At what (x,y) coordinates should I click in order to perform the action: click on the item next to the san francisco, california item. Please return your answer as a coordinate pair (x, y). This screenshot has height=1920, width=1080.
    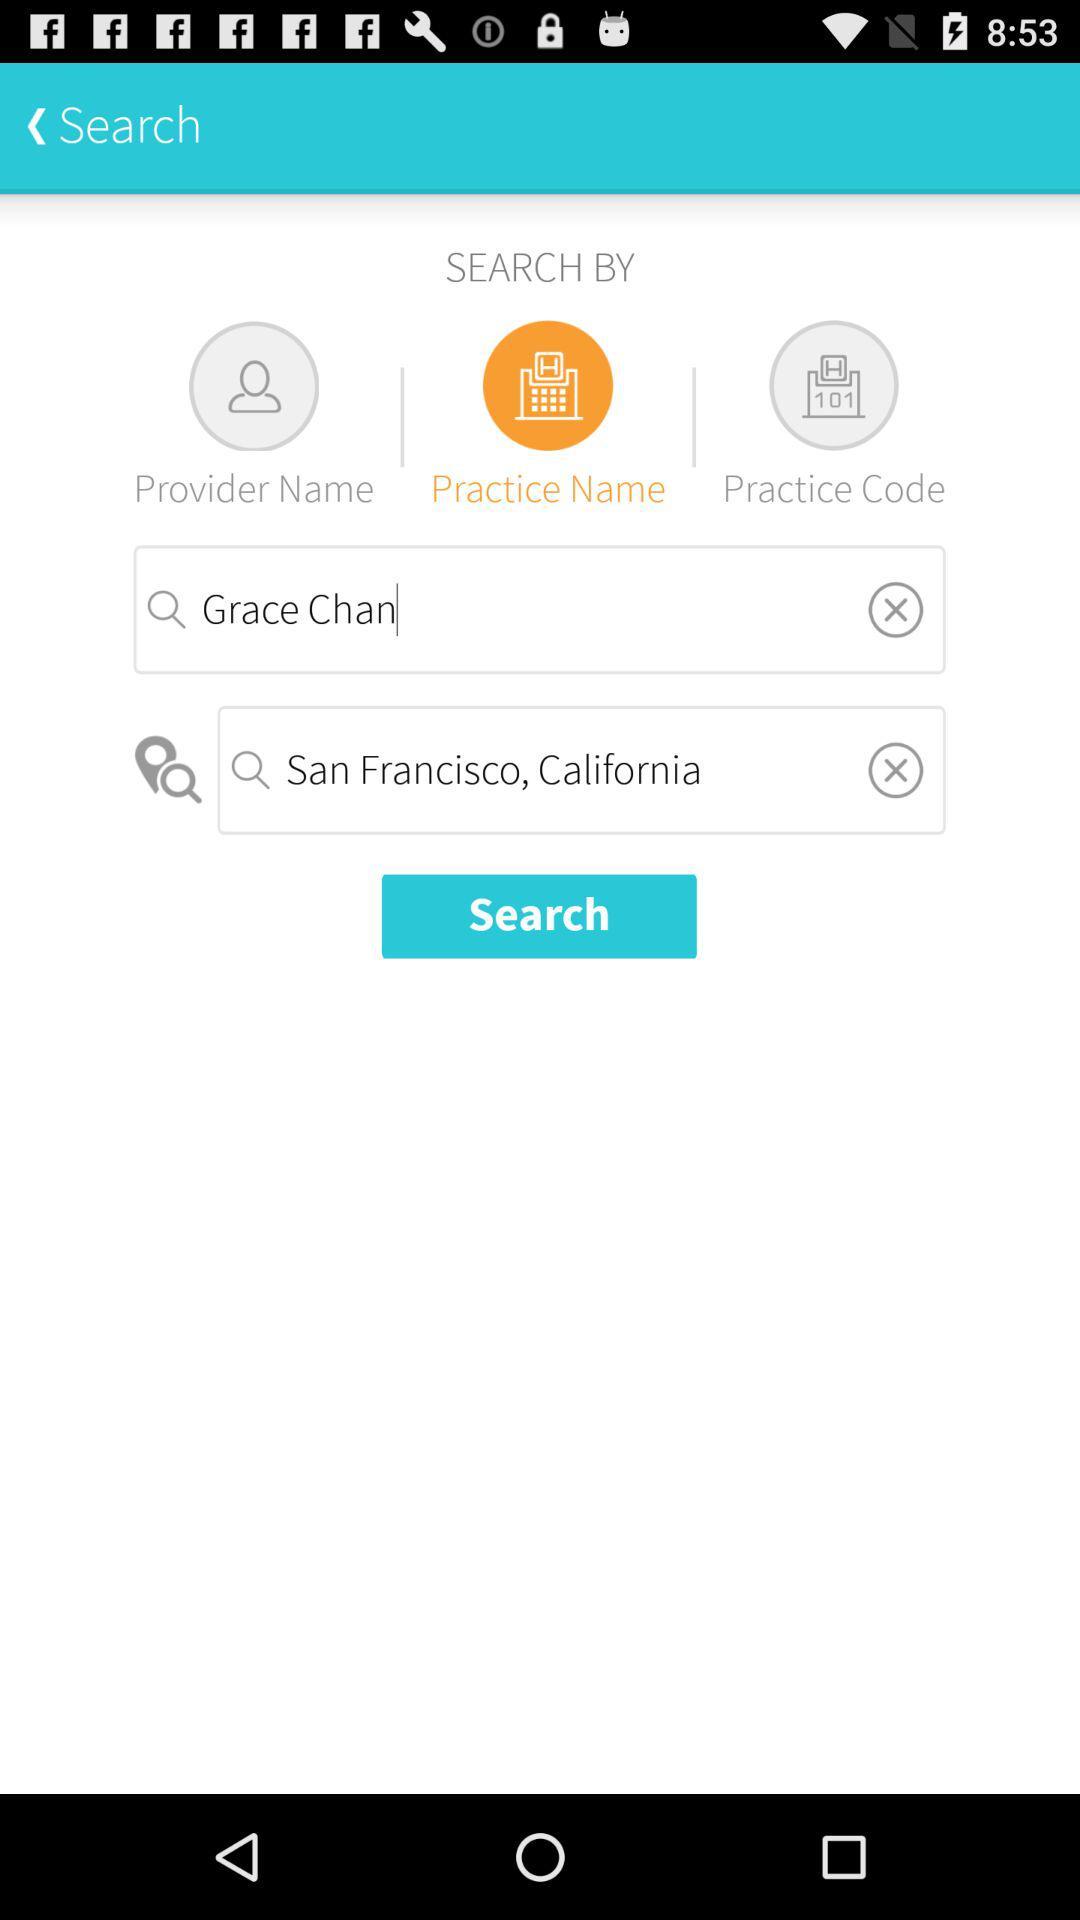
    Looking at the image, I should click on (169, 769).